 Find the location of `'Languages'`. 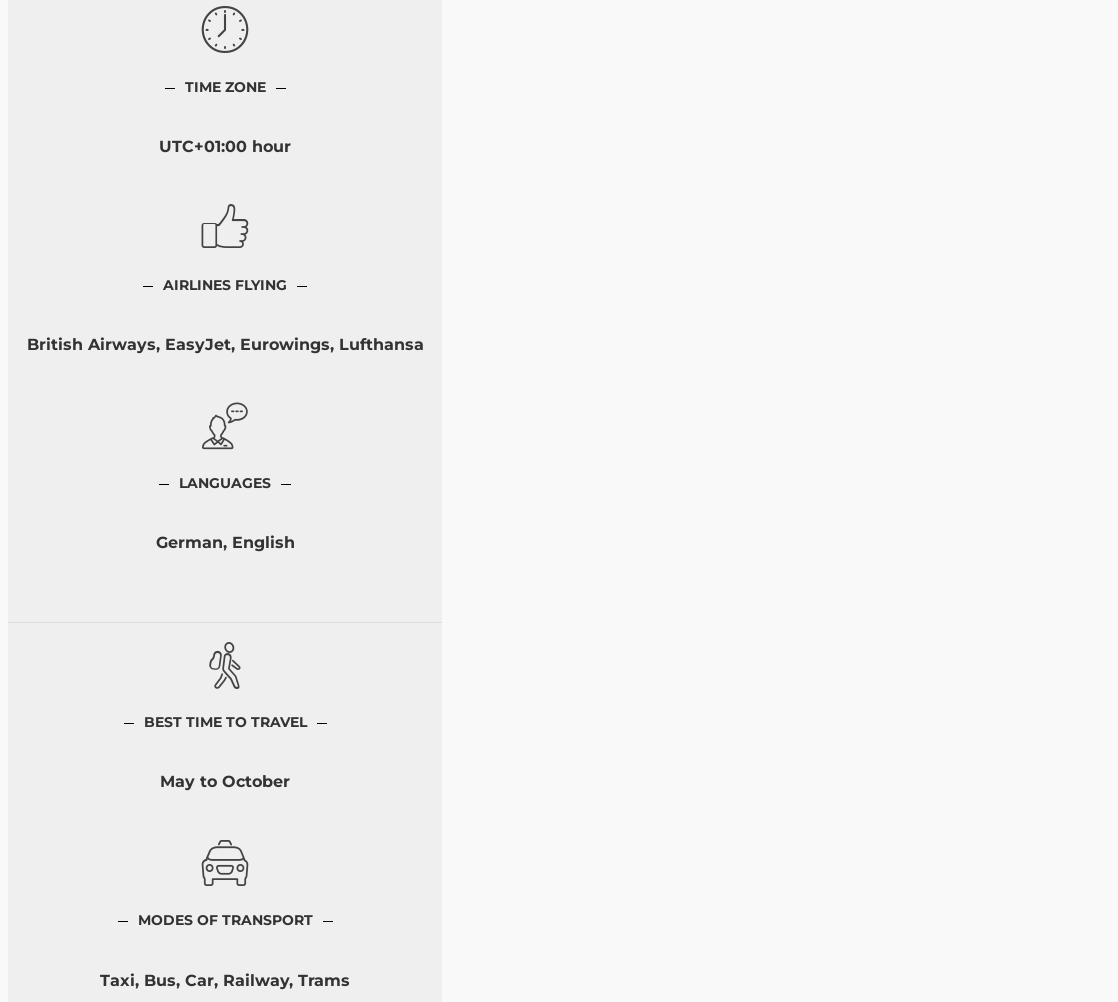

'Languages' is located at coordinates (225, 481).